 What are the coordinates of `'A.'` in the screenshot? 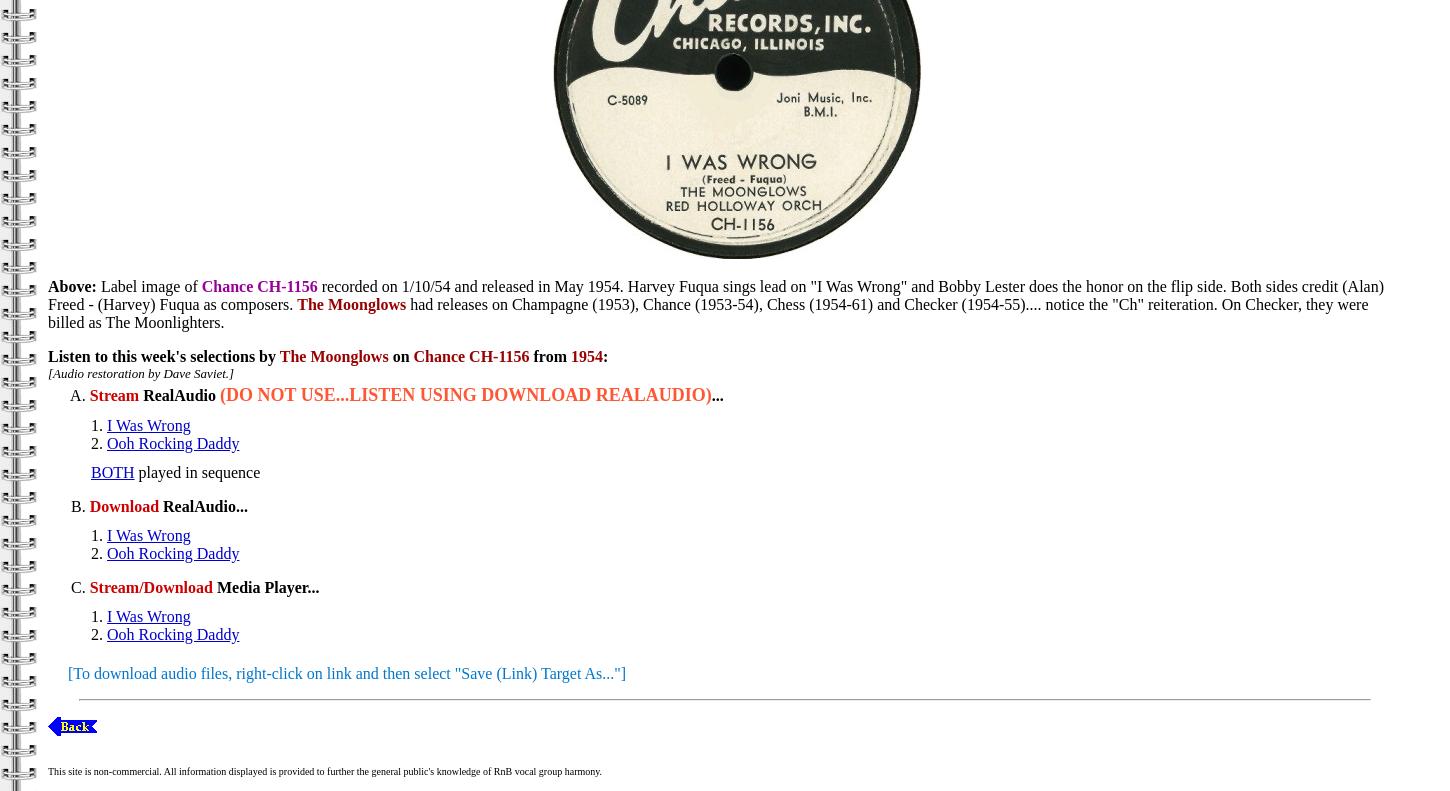 It's located at (70, 394).